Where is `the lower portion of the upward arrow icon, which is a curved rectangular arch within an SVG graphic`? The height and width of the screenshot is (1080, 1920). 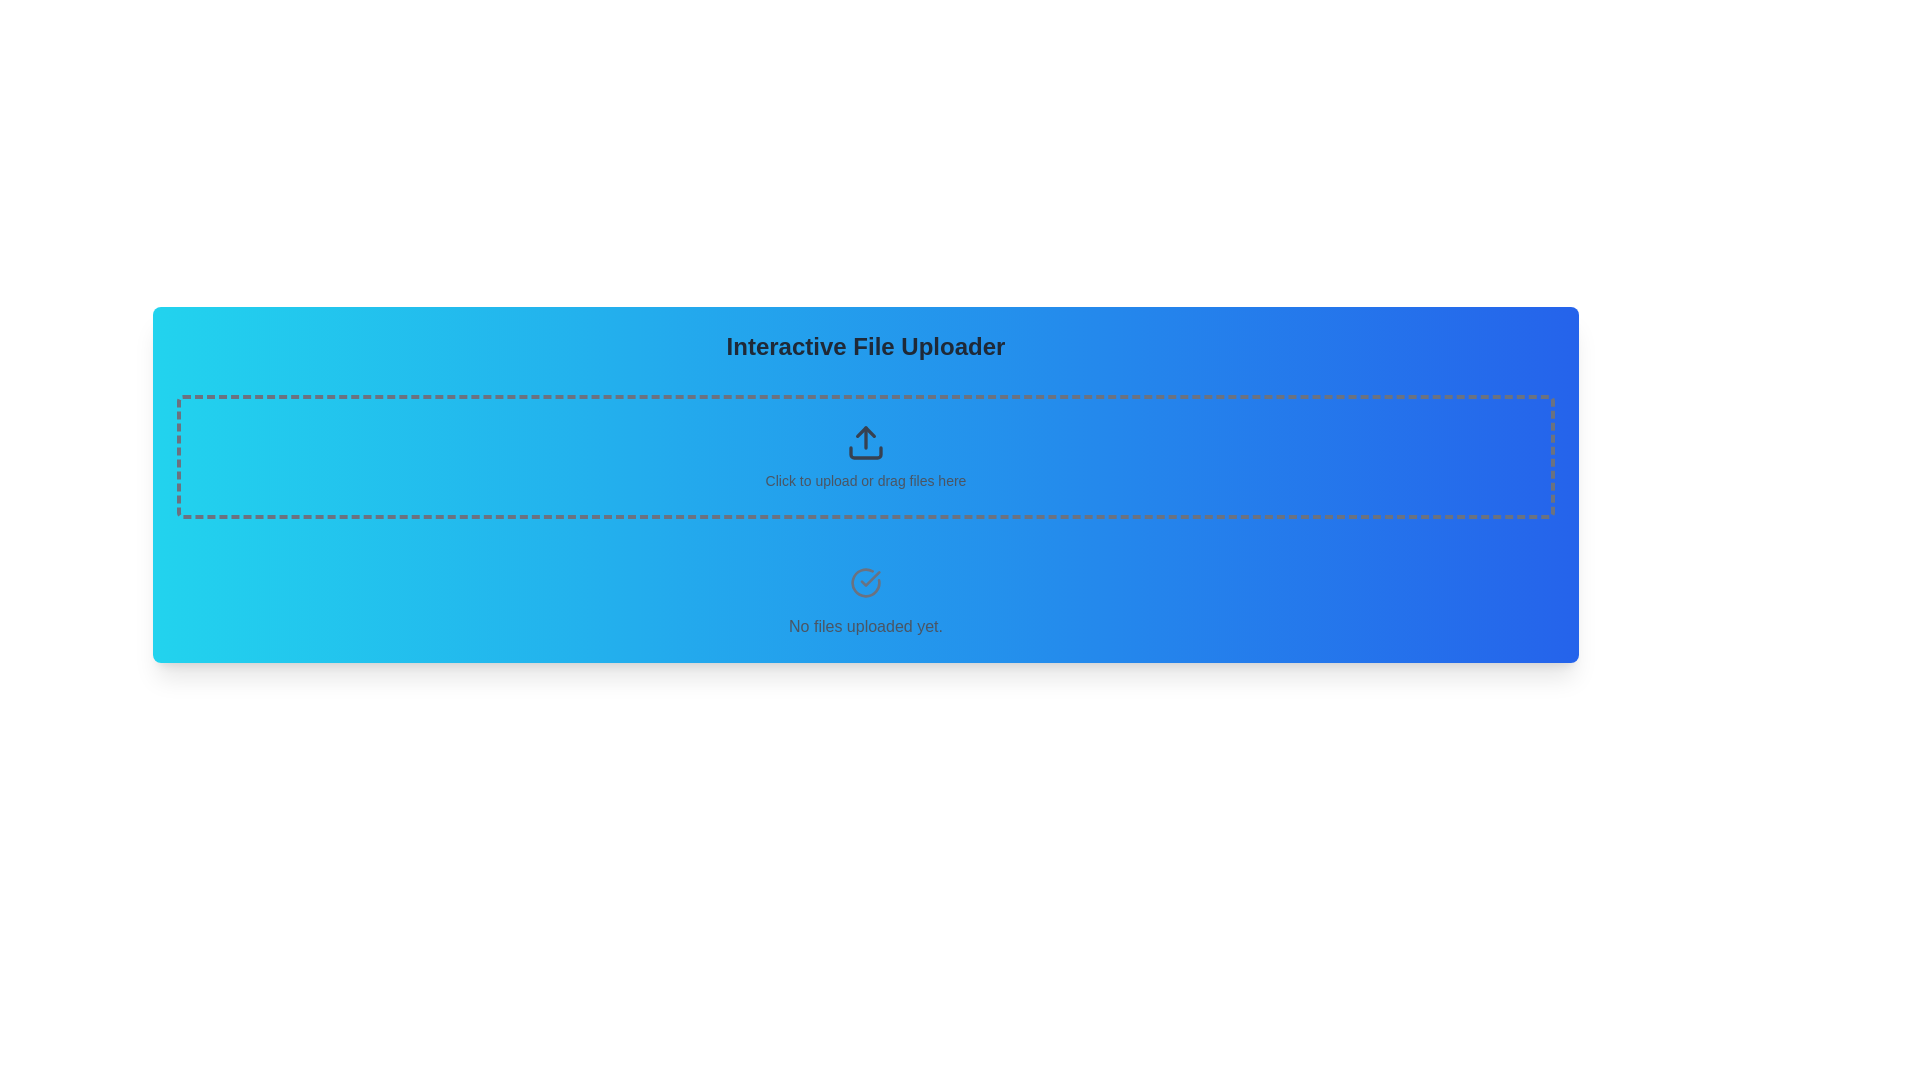
the lower portion of the upward arrow icon, which is a curved rectangular arch within an SVG graphic is located at coordinates (865, 452).